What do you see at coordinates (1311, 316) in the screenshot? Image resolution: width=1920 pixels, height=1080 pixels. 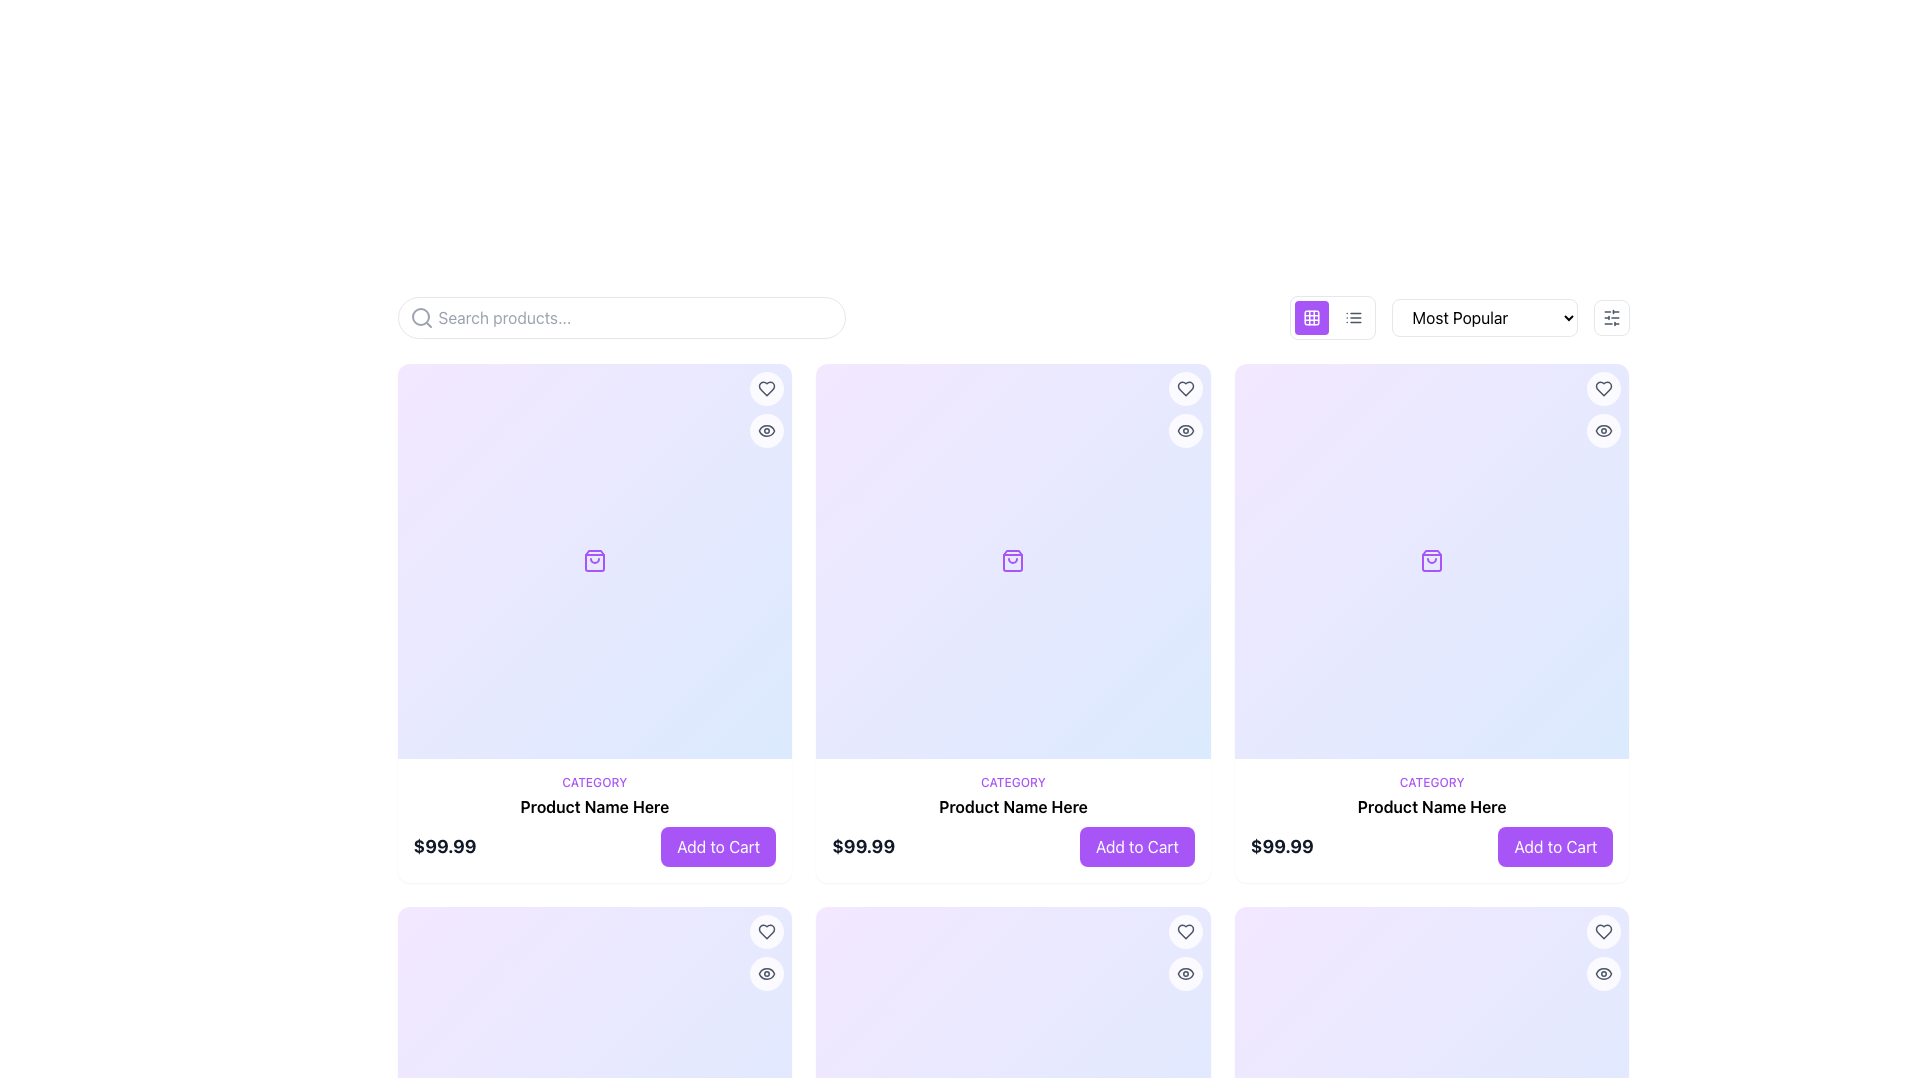 I see `the square icon depicting a 3x3 grid layout with a purple background` at bounding box center [1311, 316].